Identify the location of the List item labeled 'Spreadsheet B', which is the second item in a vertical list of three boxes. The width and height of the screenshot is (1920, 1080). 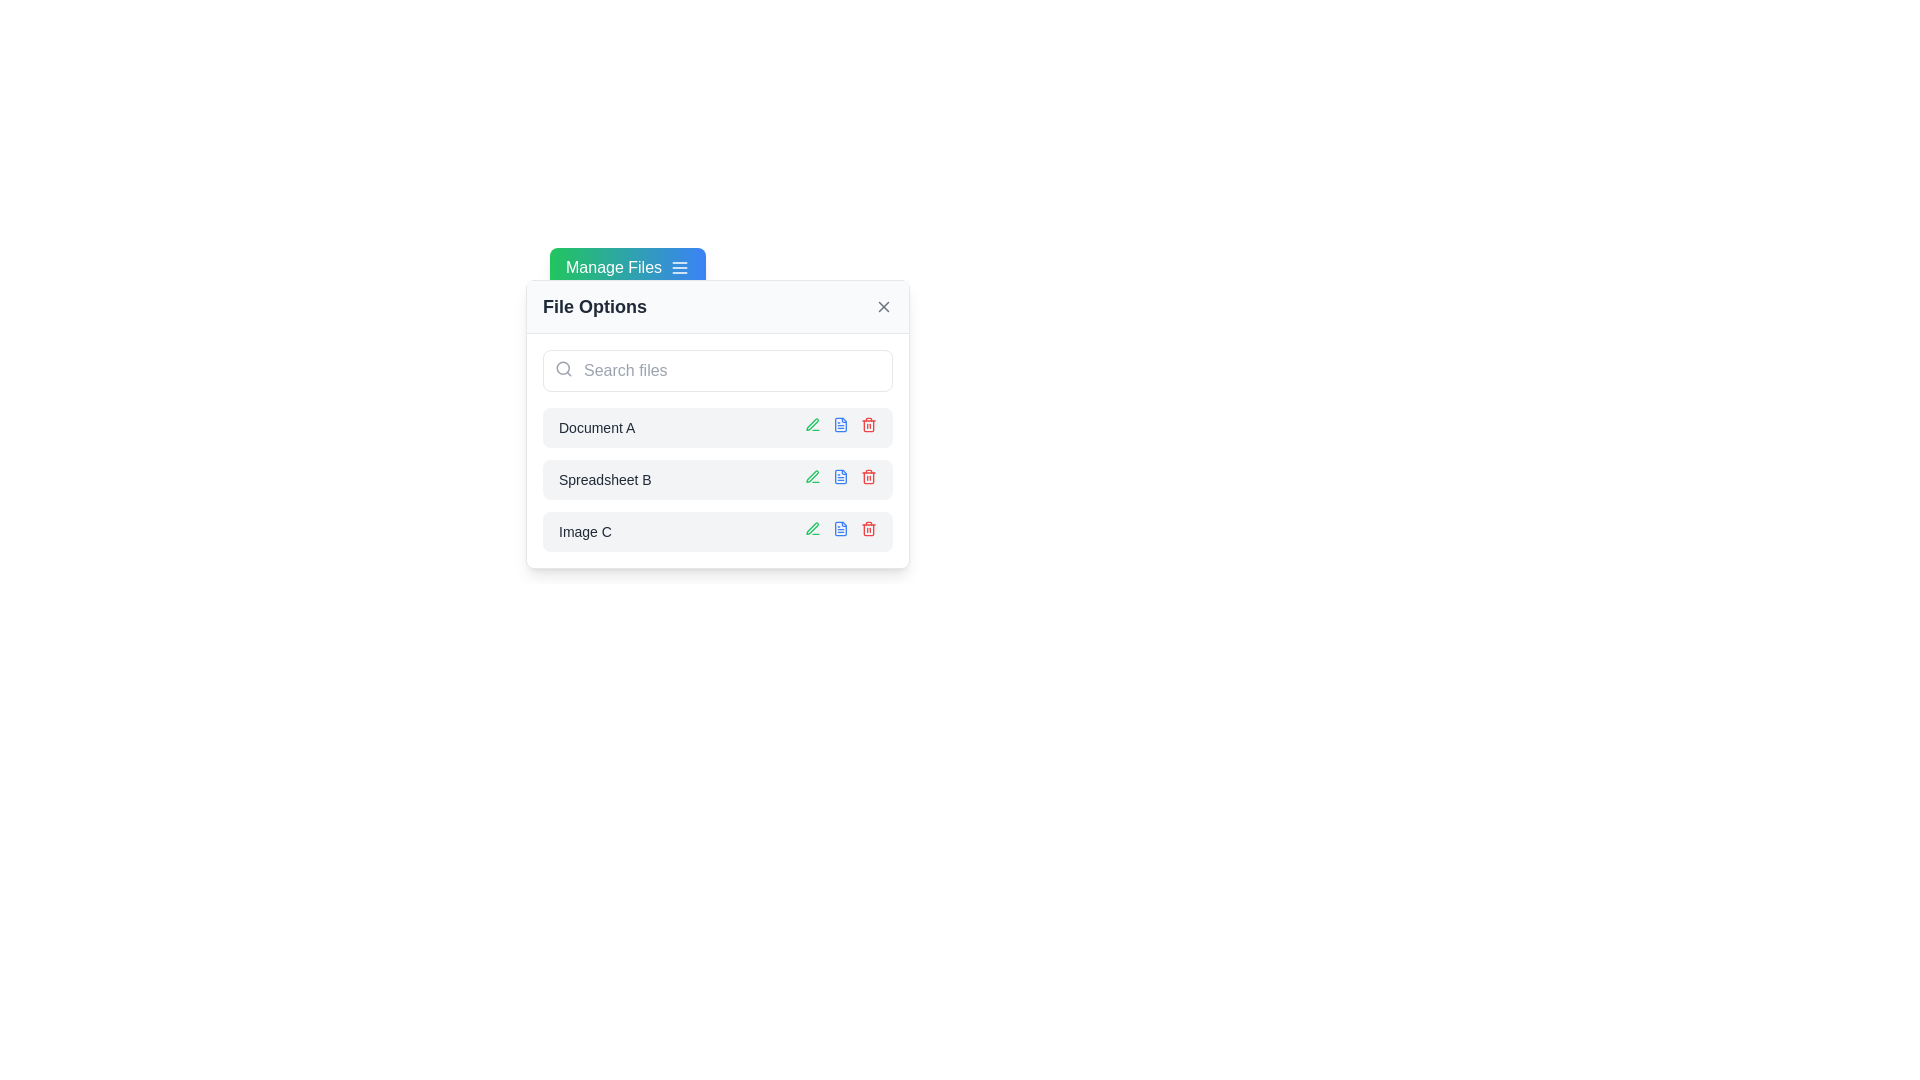
(718, 479).